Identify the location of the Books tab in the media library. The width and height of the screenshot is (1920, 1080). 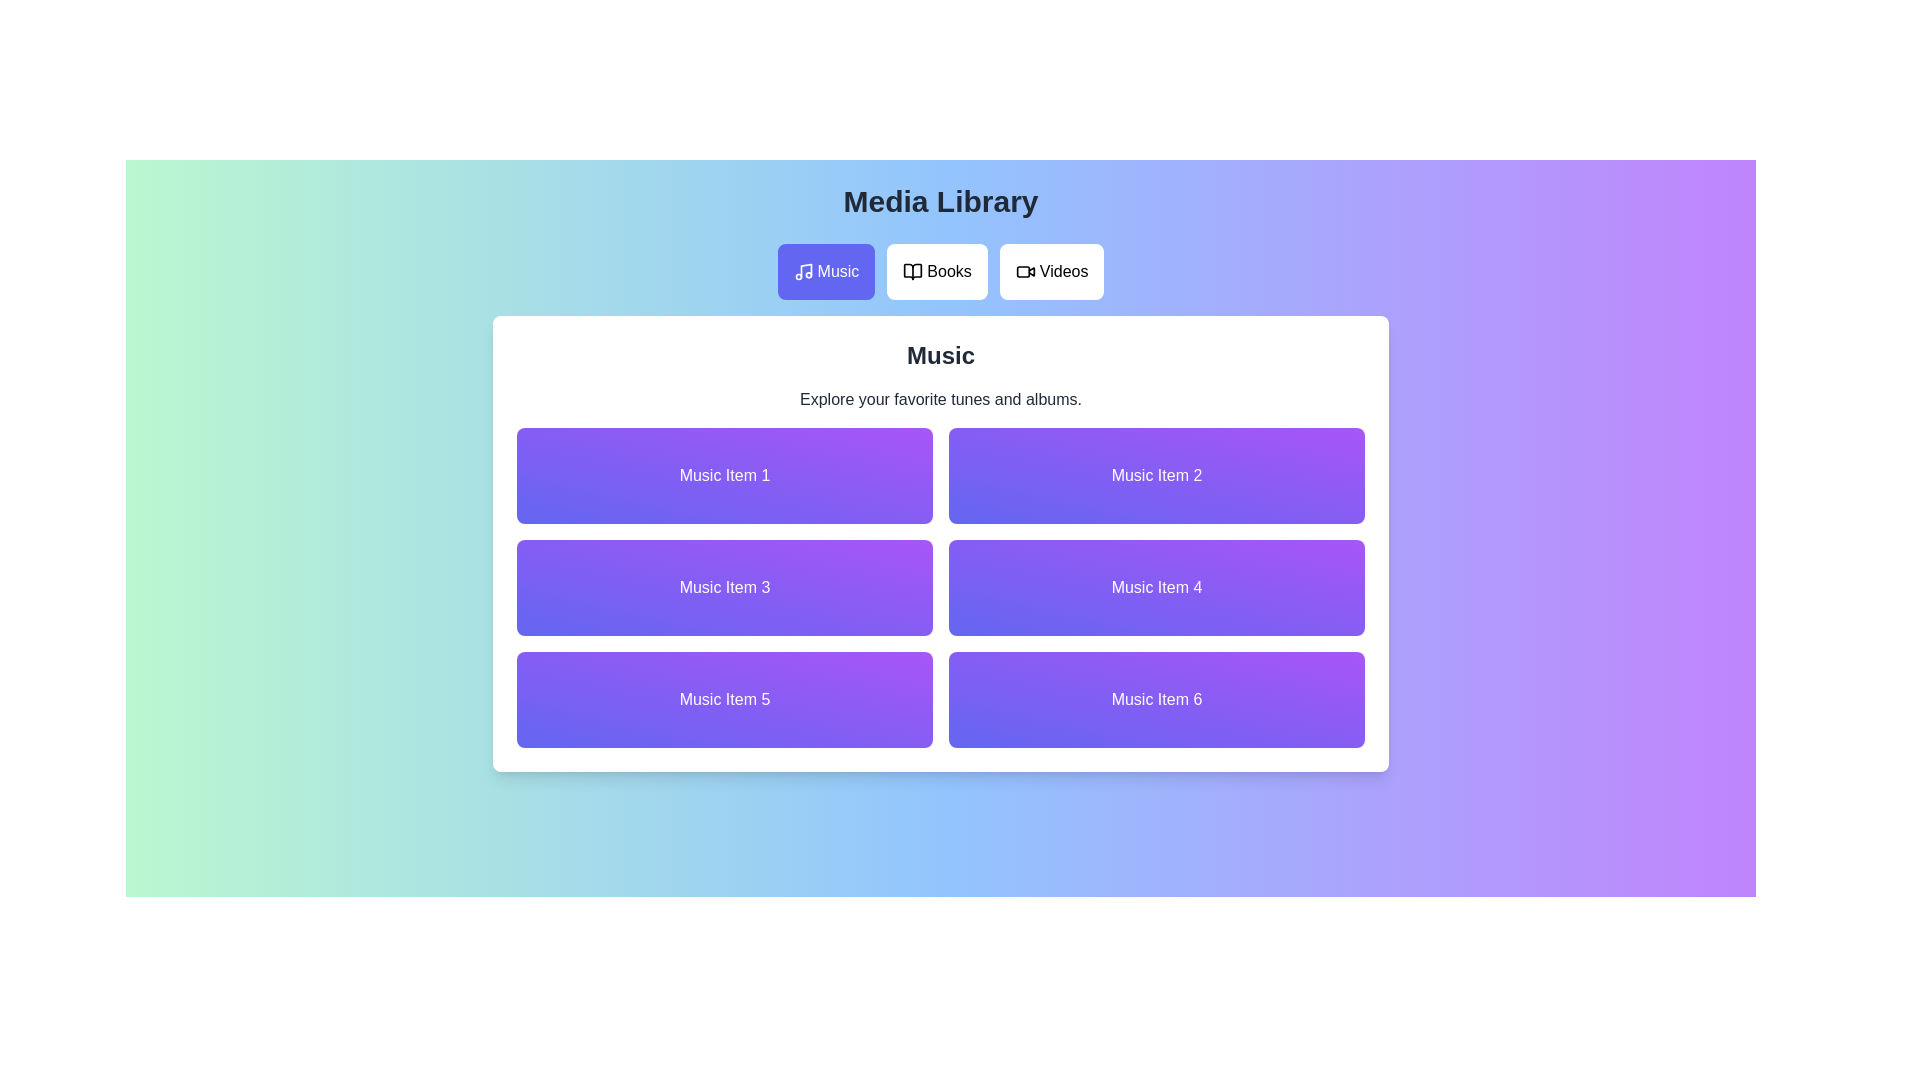
(935, 272).